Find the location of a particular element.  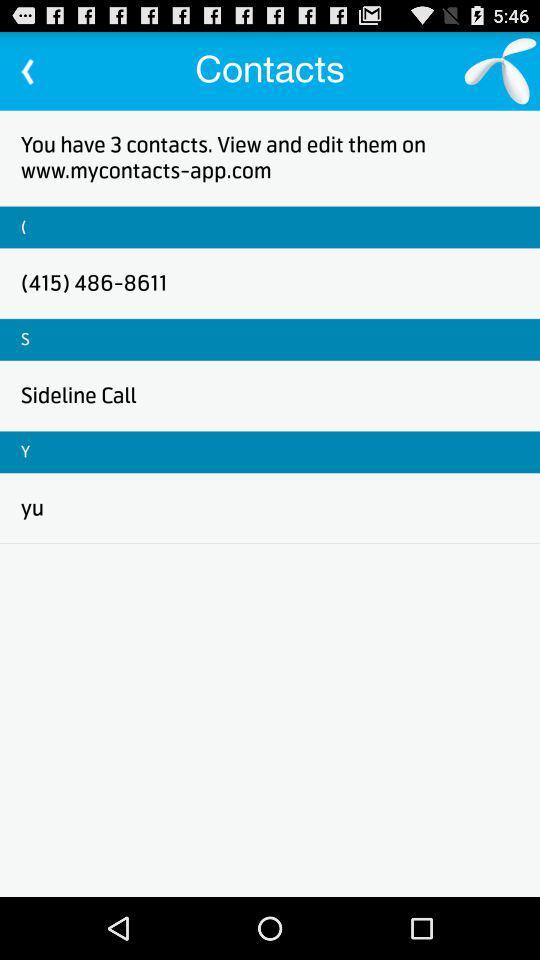

sideline call icon is located at coordinates (77, 394).